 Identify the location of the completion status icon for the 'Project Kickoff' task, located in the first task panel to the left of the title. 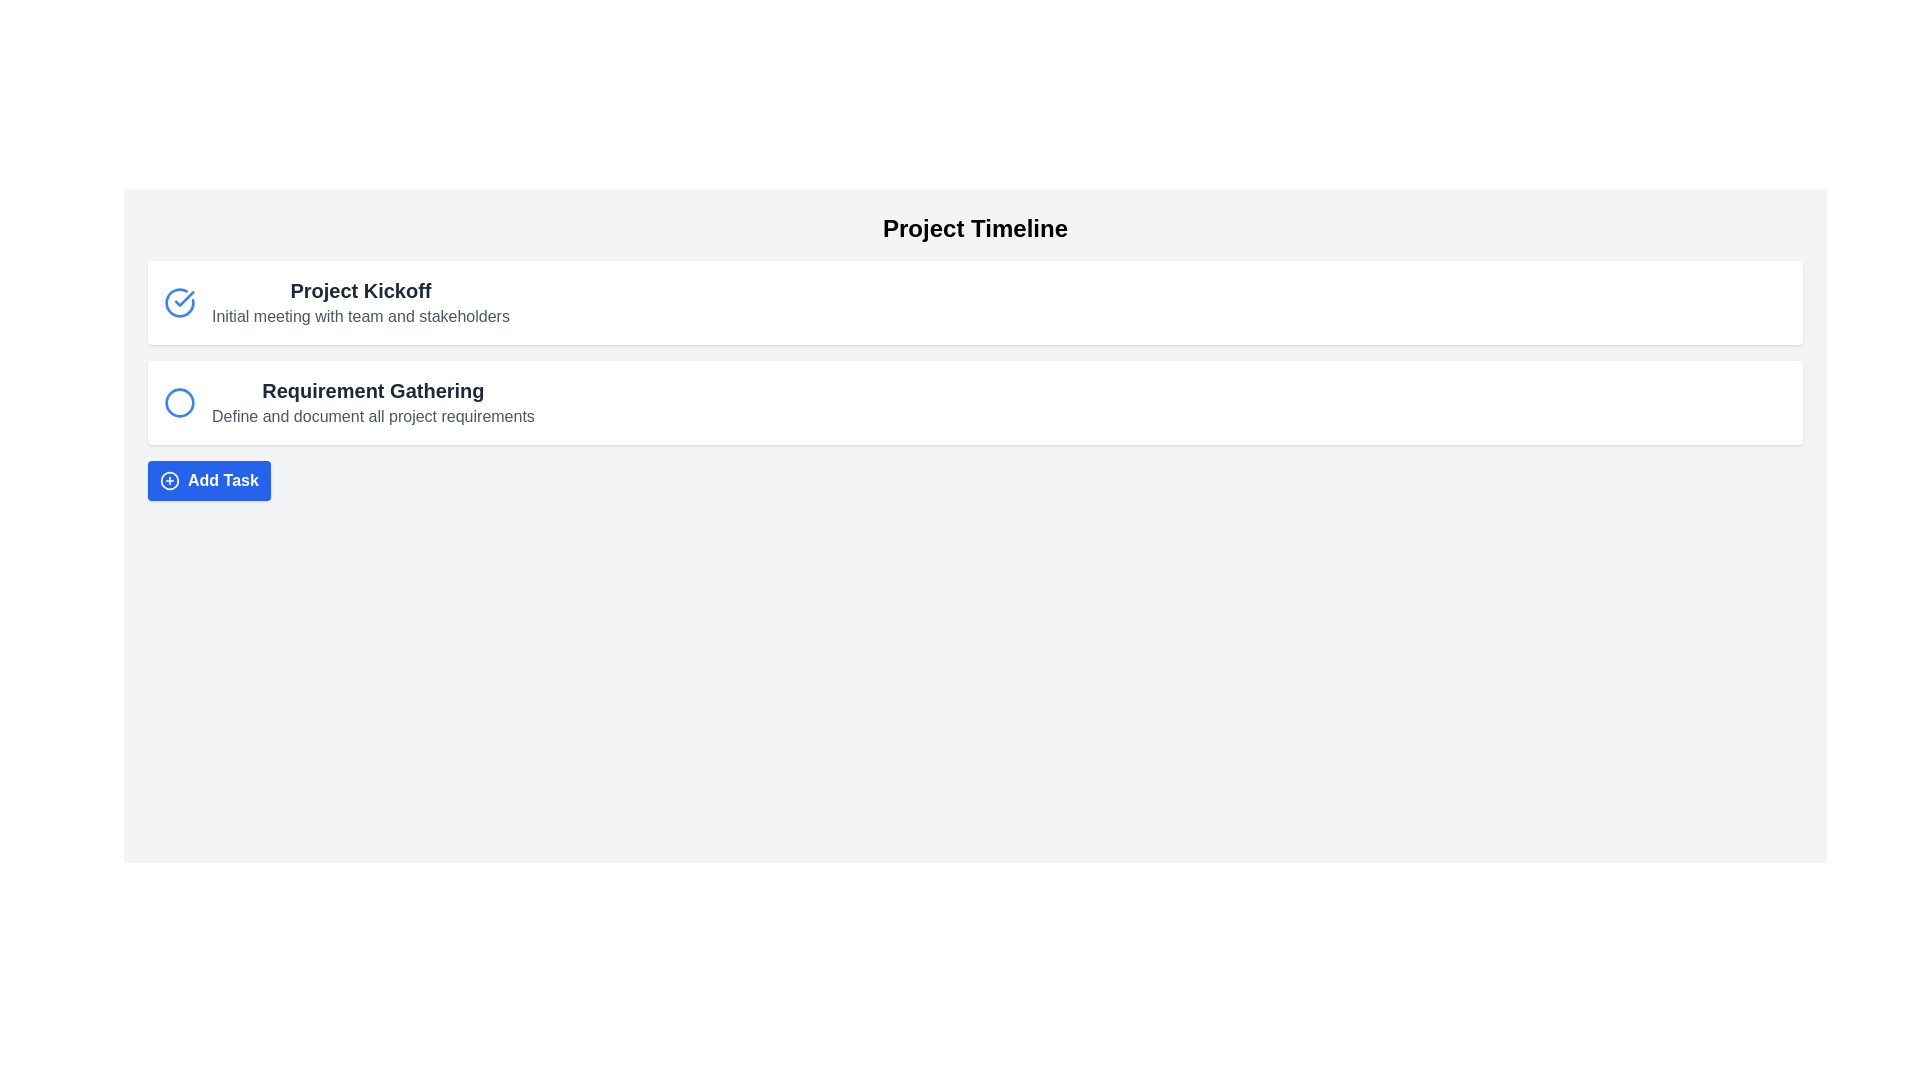
(180, 303).